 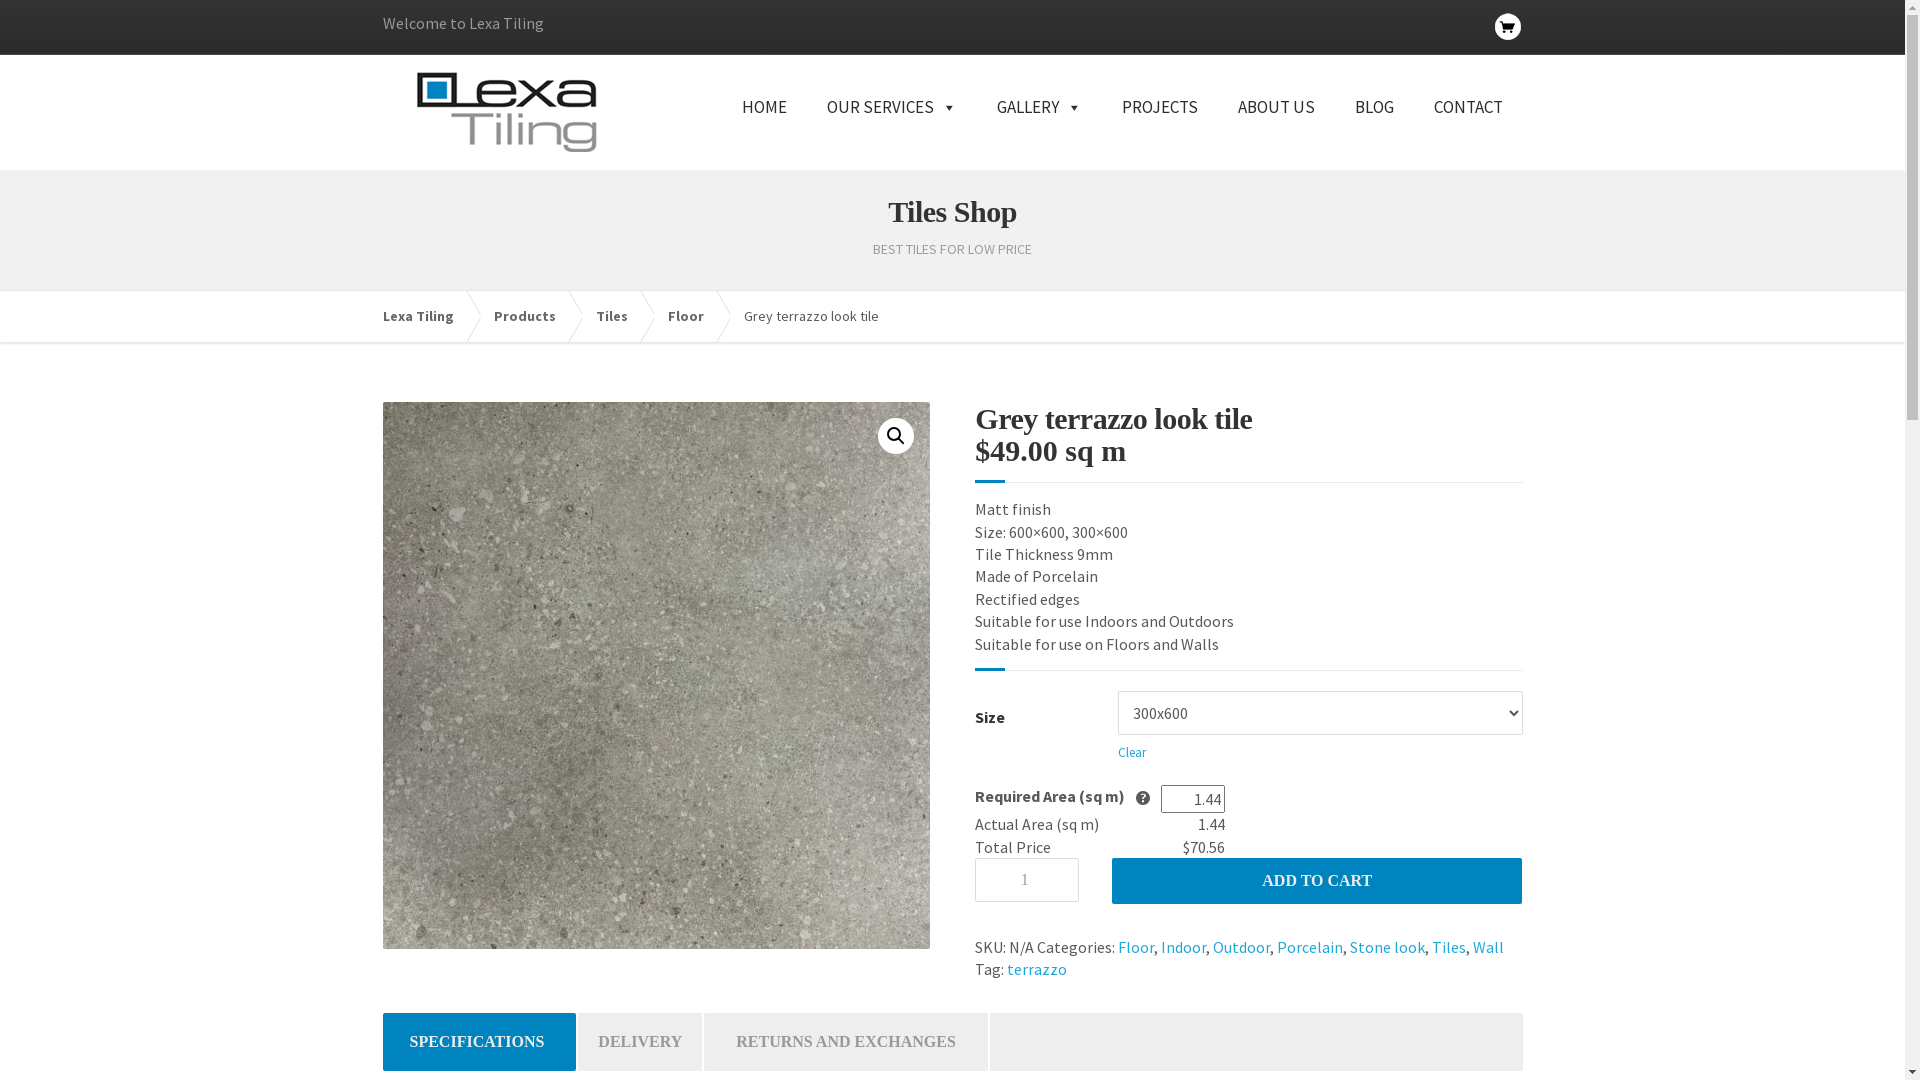 I want to click on 'BLOG', so click(x=1372, y=130).